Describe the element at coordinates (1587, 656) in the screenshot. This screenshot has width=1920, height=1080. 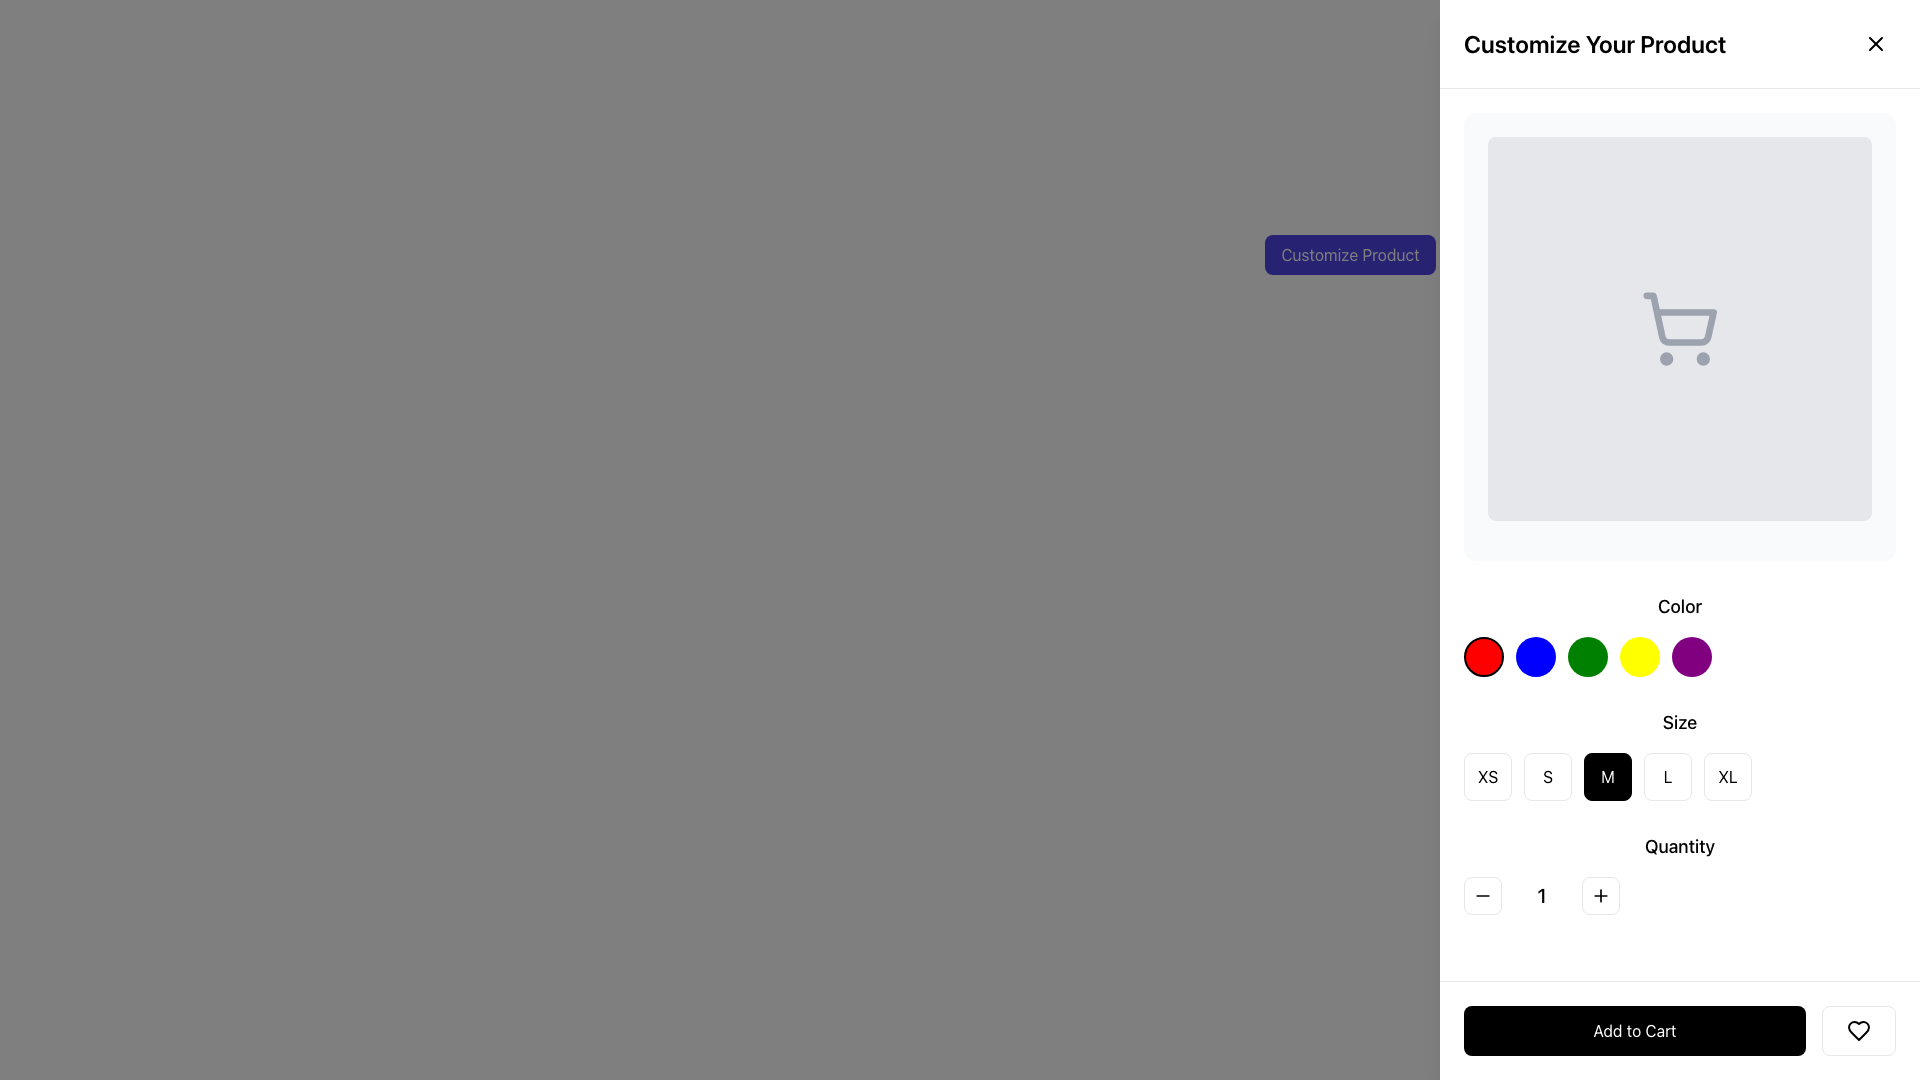
I see `the green circular button, which is the third button in a horizontal row of five` at that location.